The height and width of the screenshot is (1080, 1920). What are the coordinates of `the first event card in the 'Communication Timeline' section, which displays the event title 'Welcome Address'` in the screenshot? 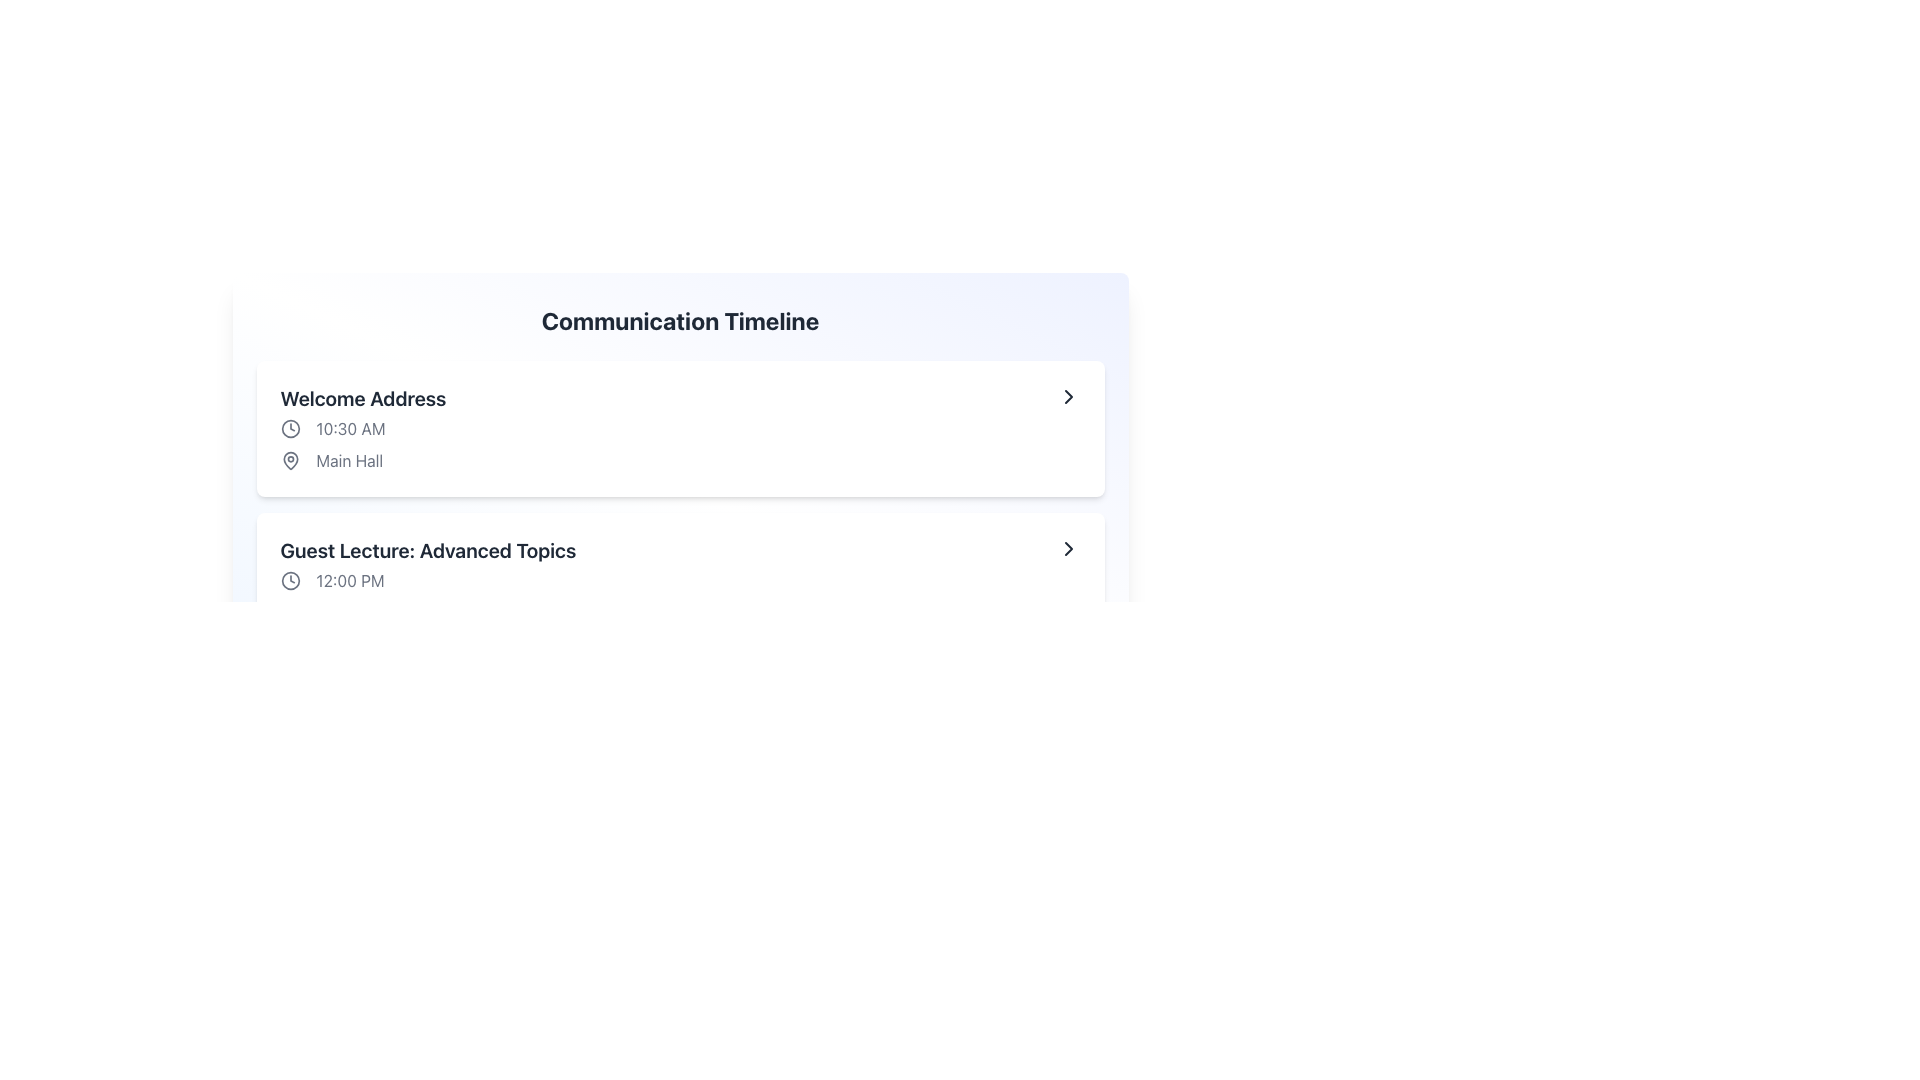 It's located at (680, 427).